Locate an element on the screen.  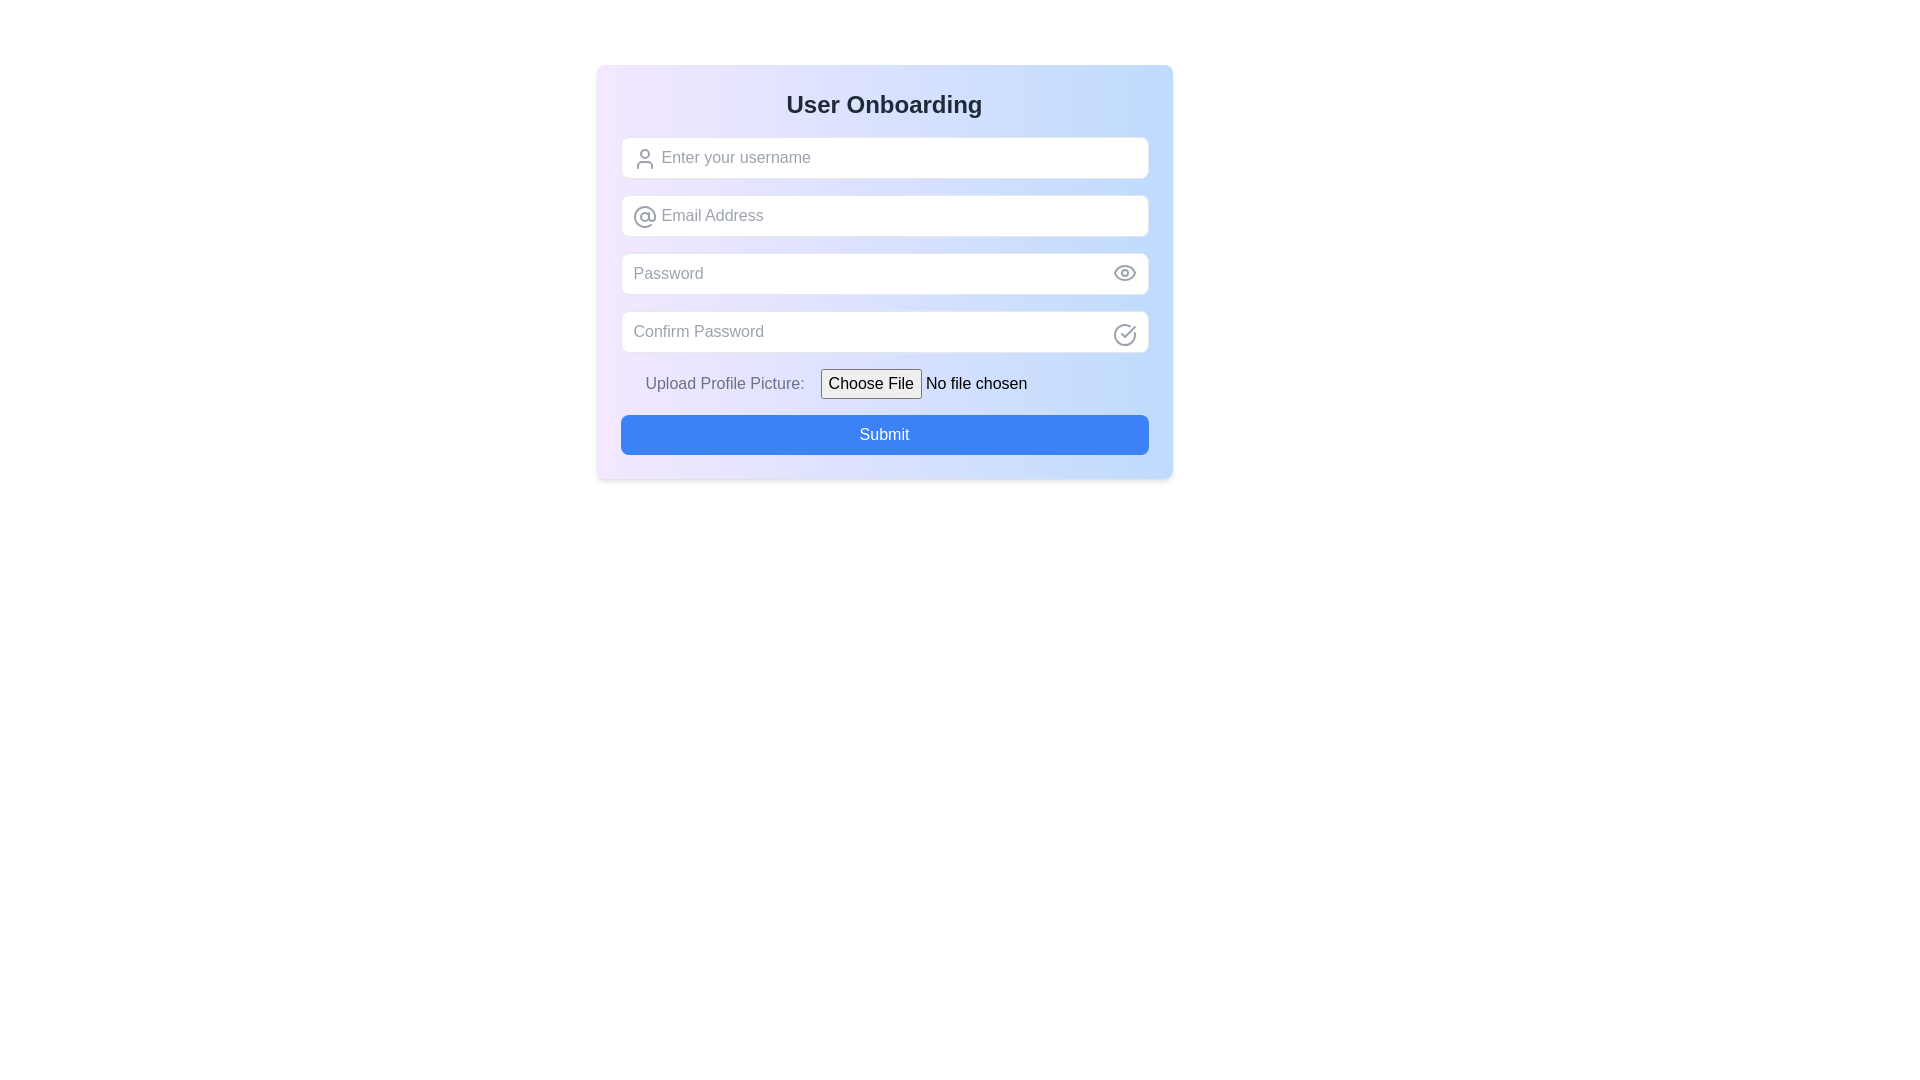
the eye icon button used for toggling password visibility located at the far right side of the 'Password' input field in the user onboarding form to potentially display a tooltip is located at coordinates (1124, 273).